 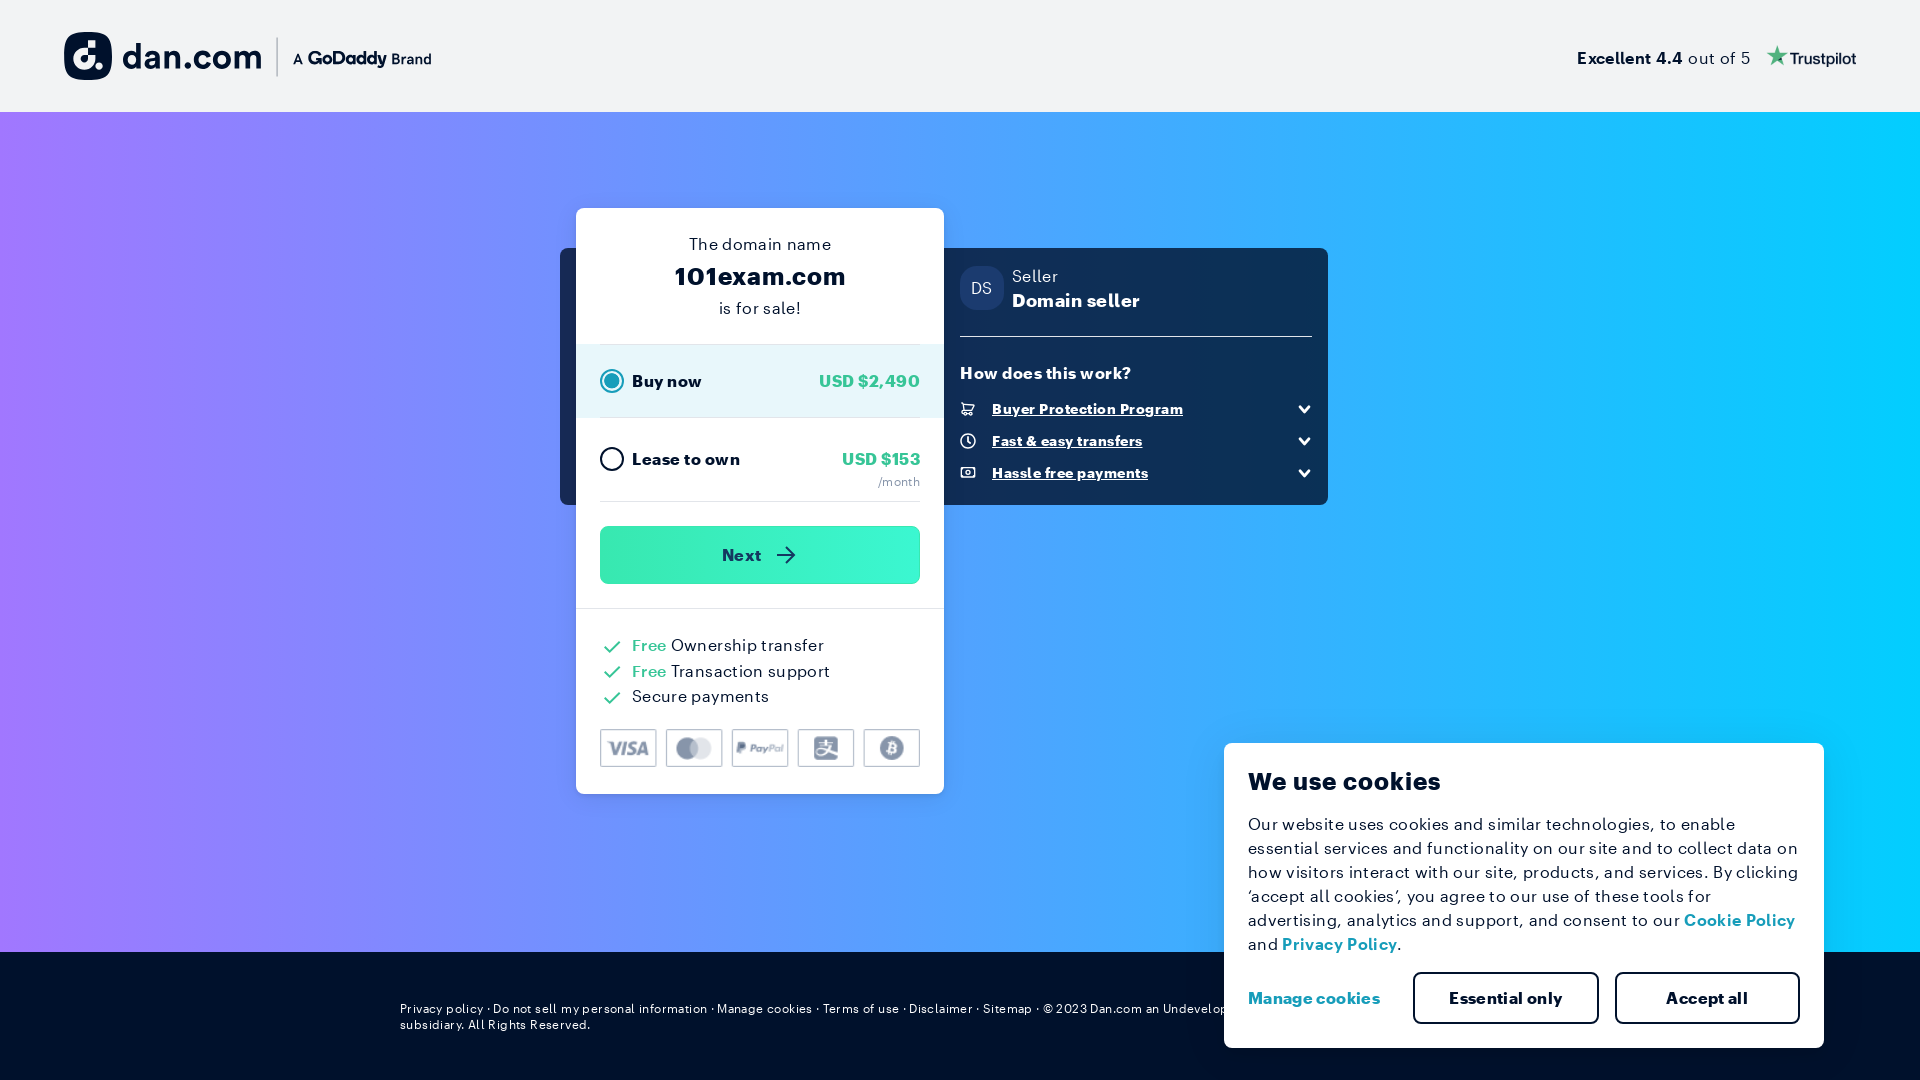 I want to click on 'Accept all', so click(x=1706, y=998).